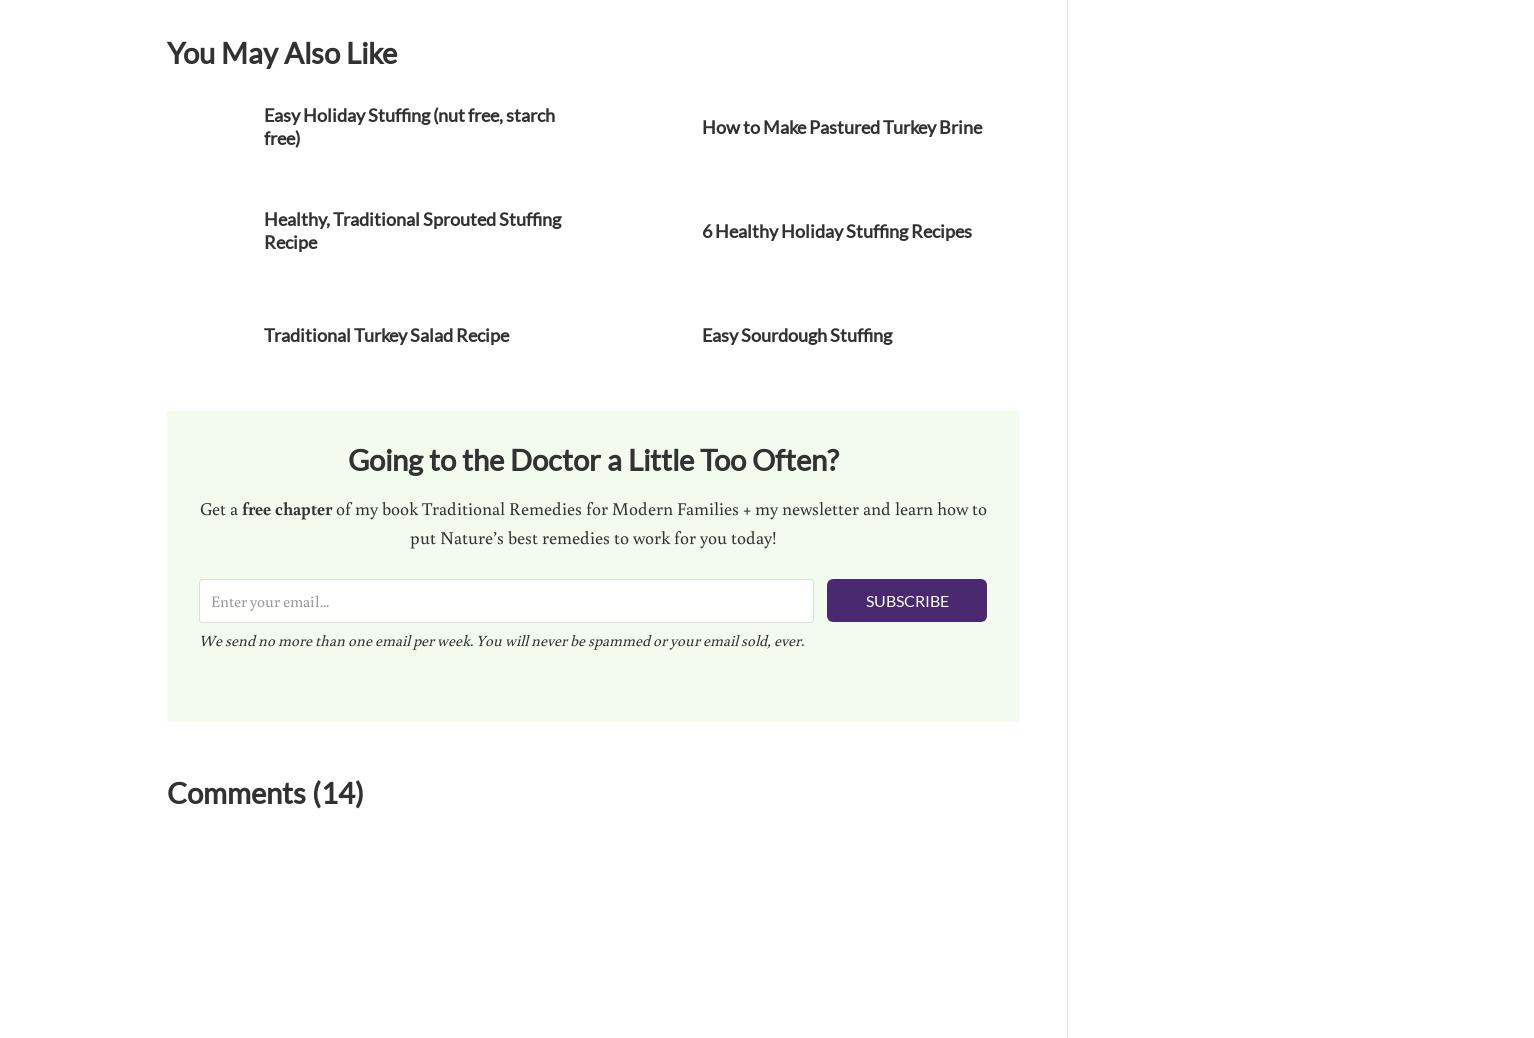  I want to click on 'of my book Traditional Remedies for Modern Families + my newsletter and learn how to put Nature’s best remedies to work for you today!', so click(657, 521).